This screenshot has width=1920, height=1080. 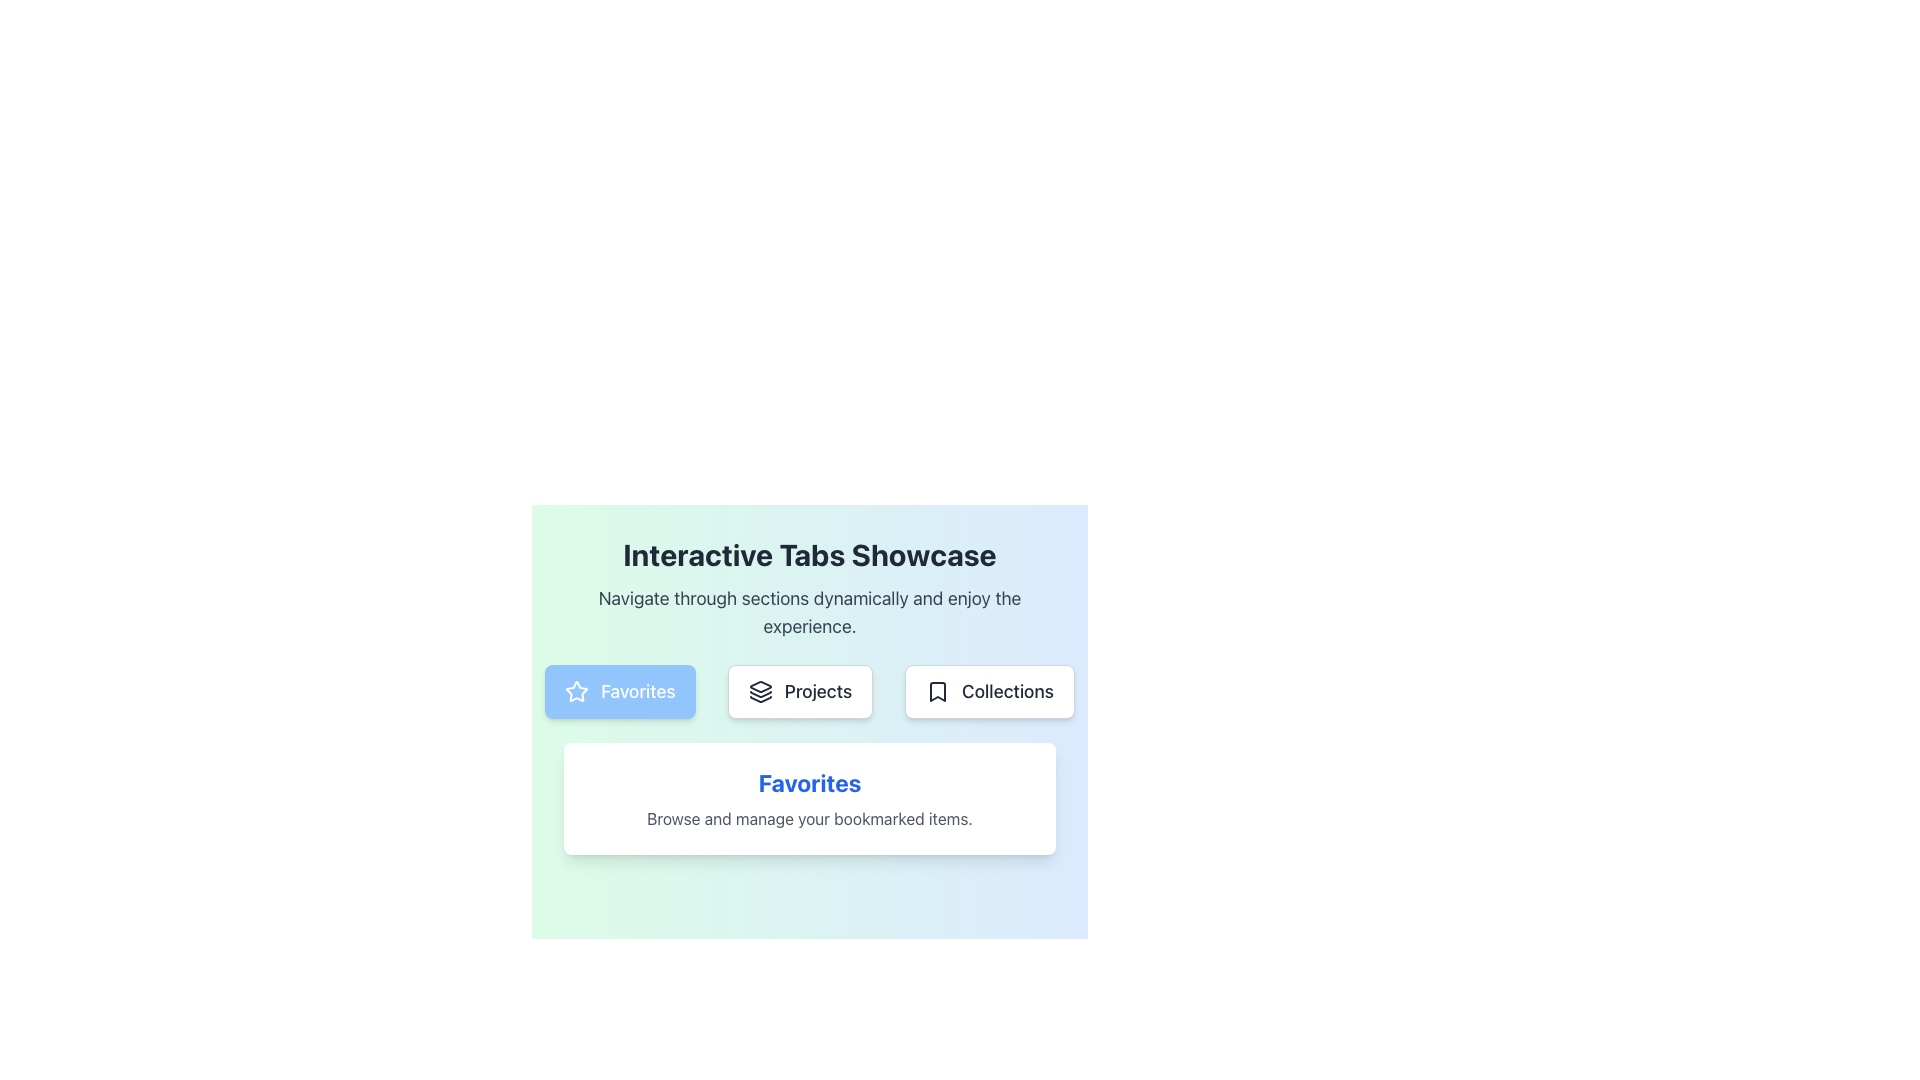 What do you see at coordinates (937, 690) in the screenshot?
I see `the bookmark icon located to the left of the 'Collections' button, which visually represents the bookmark feature` at bounding box center [937, 690].